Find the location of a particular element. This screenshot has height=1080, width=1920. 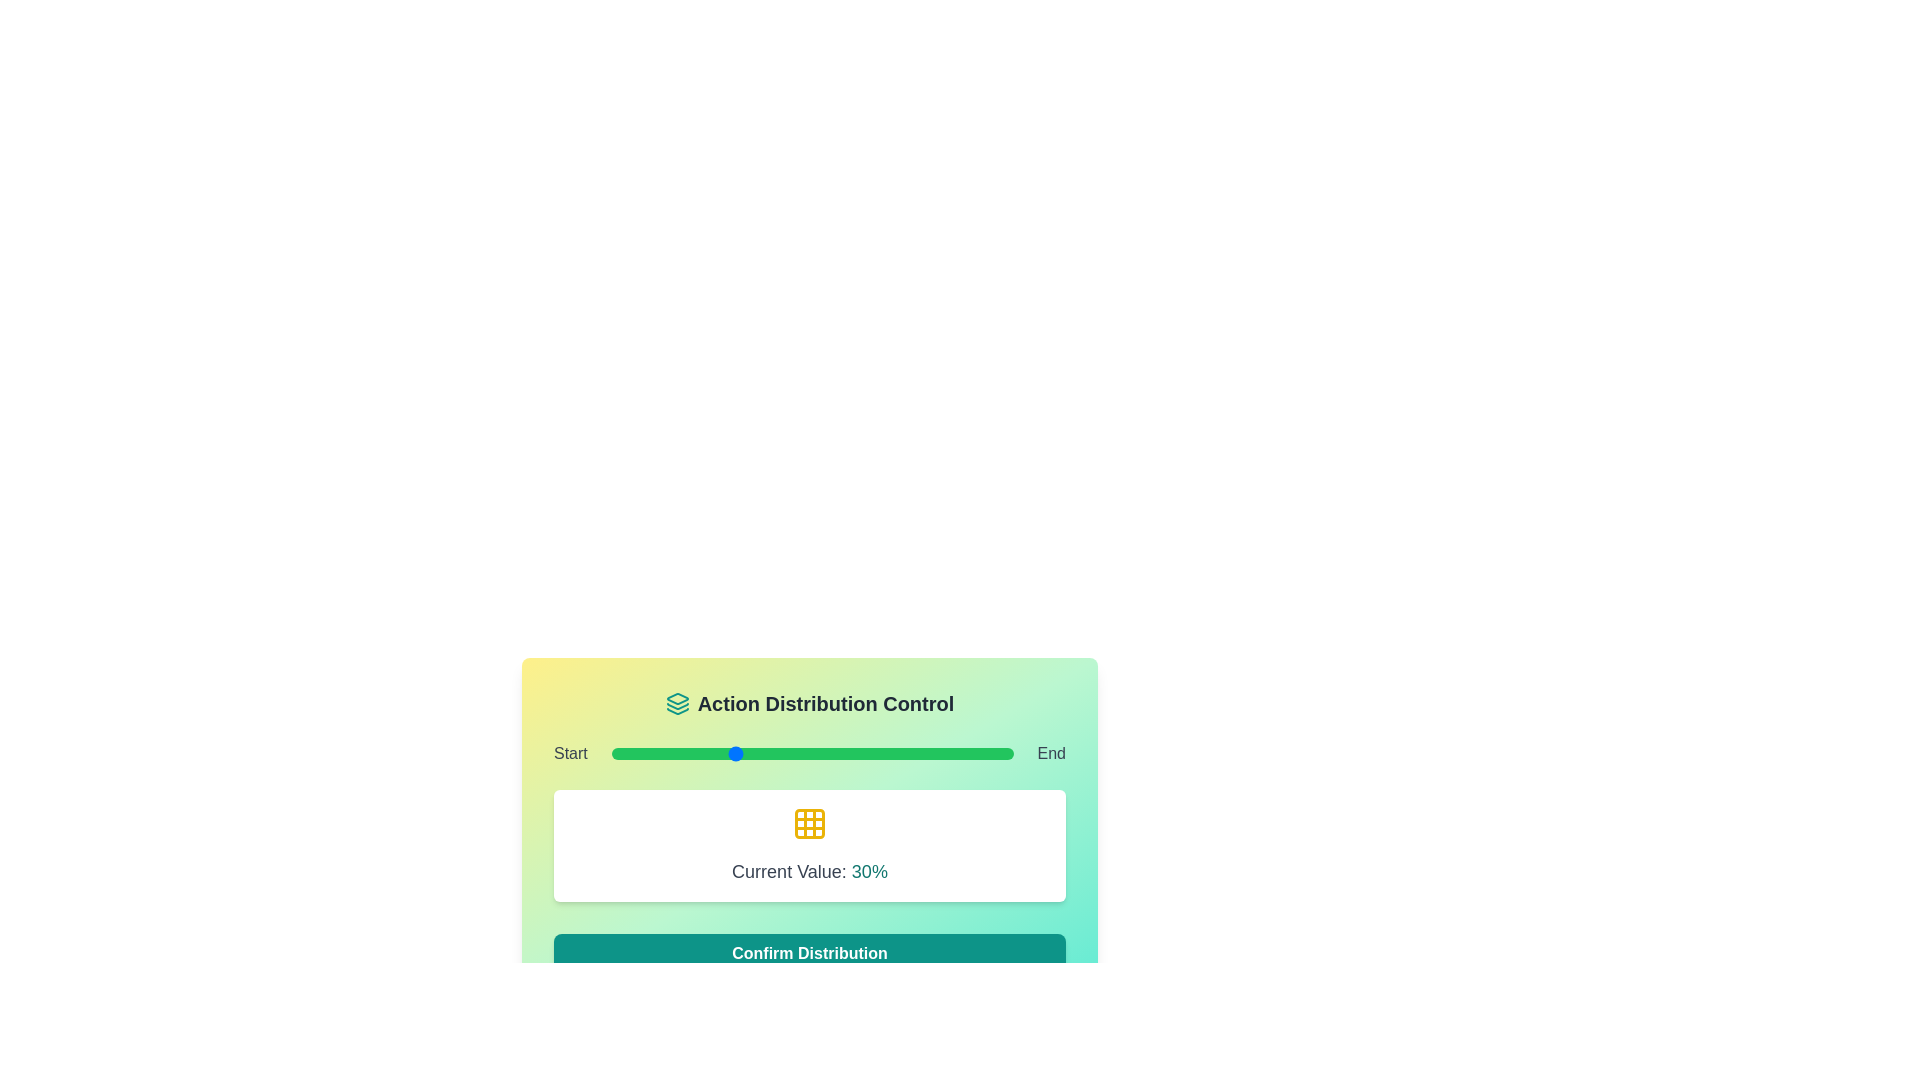

the slider to set its value to 88% is located at coordinates (965, 753).